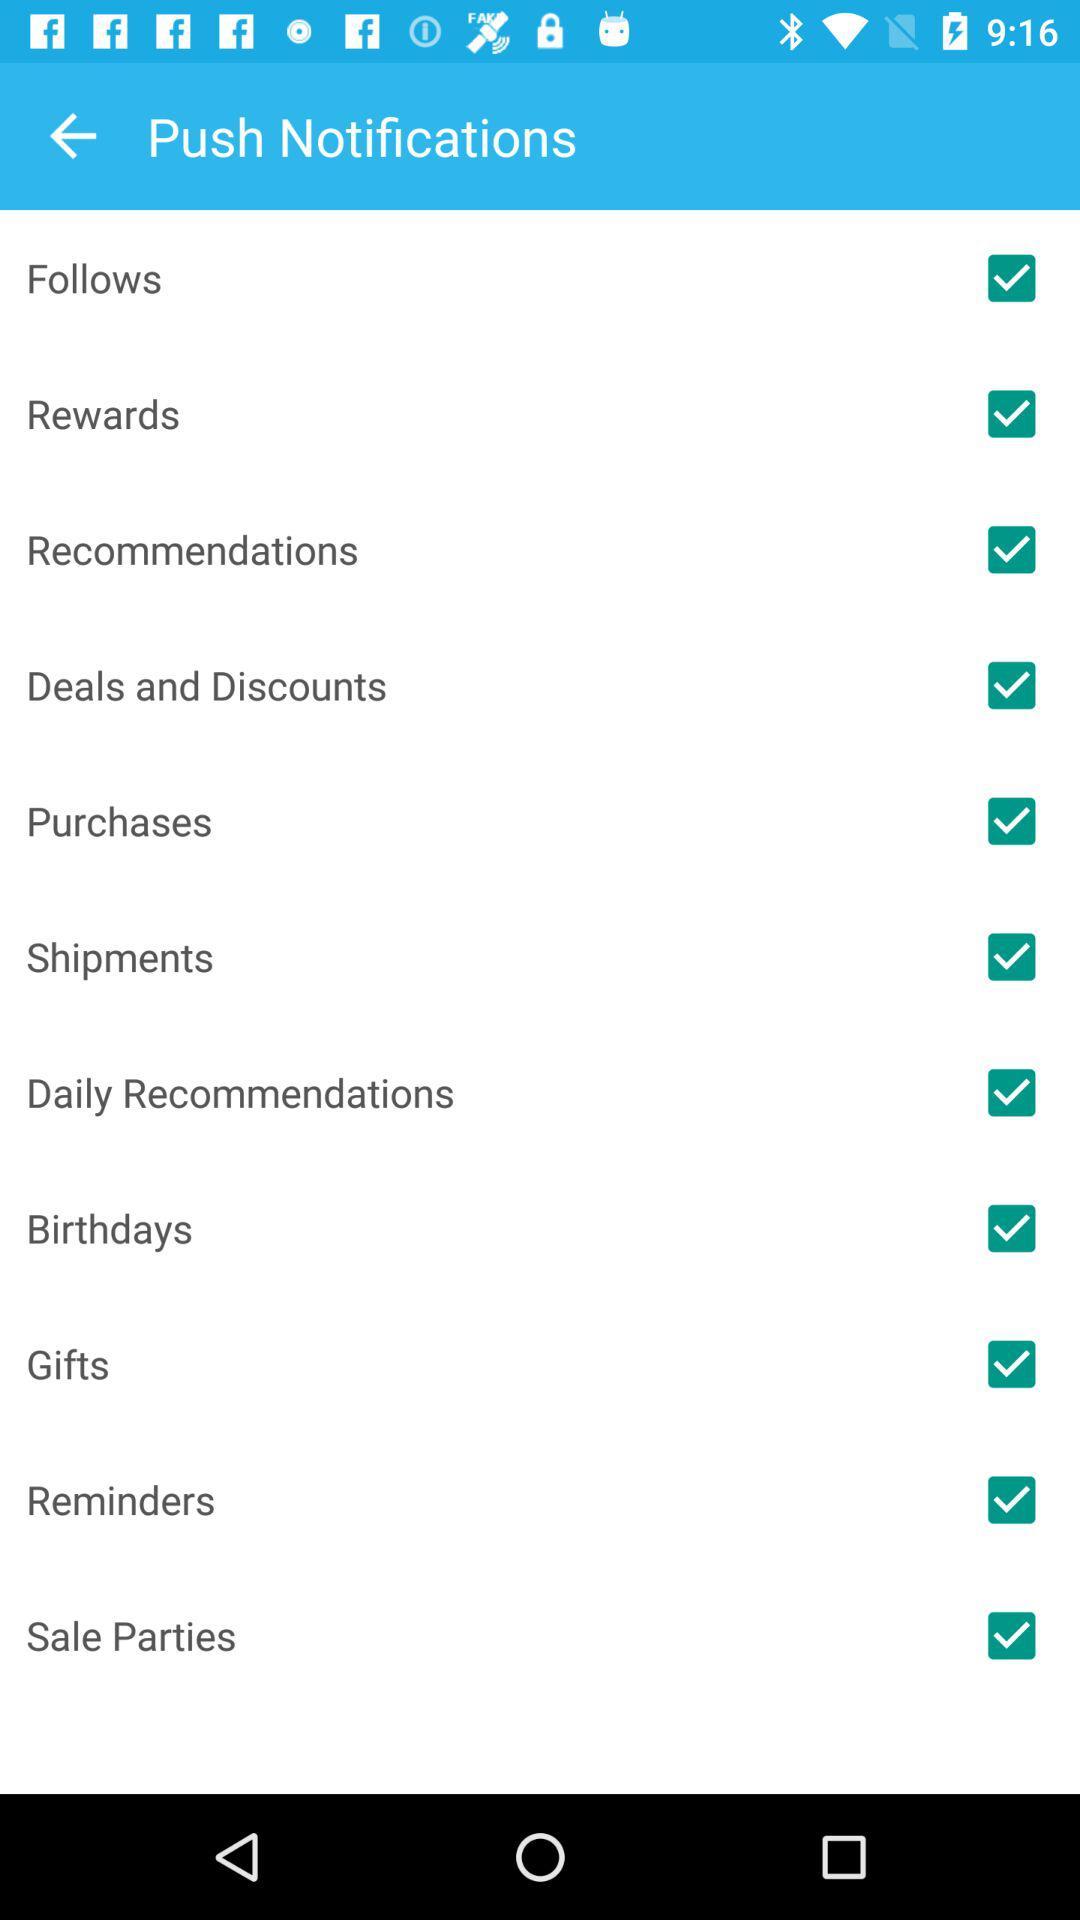 The image size is (1080, 1920). Describe the element at coordinates (1011, 685) in the screenshot. I see `check deals and discount box` at that location.